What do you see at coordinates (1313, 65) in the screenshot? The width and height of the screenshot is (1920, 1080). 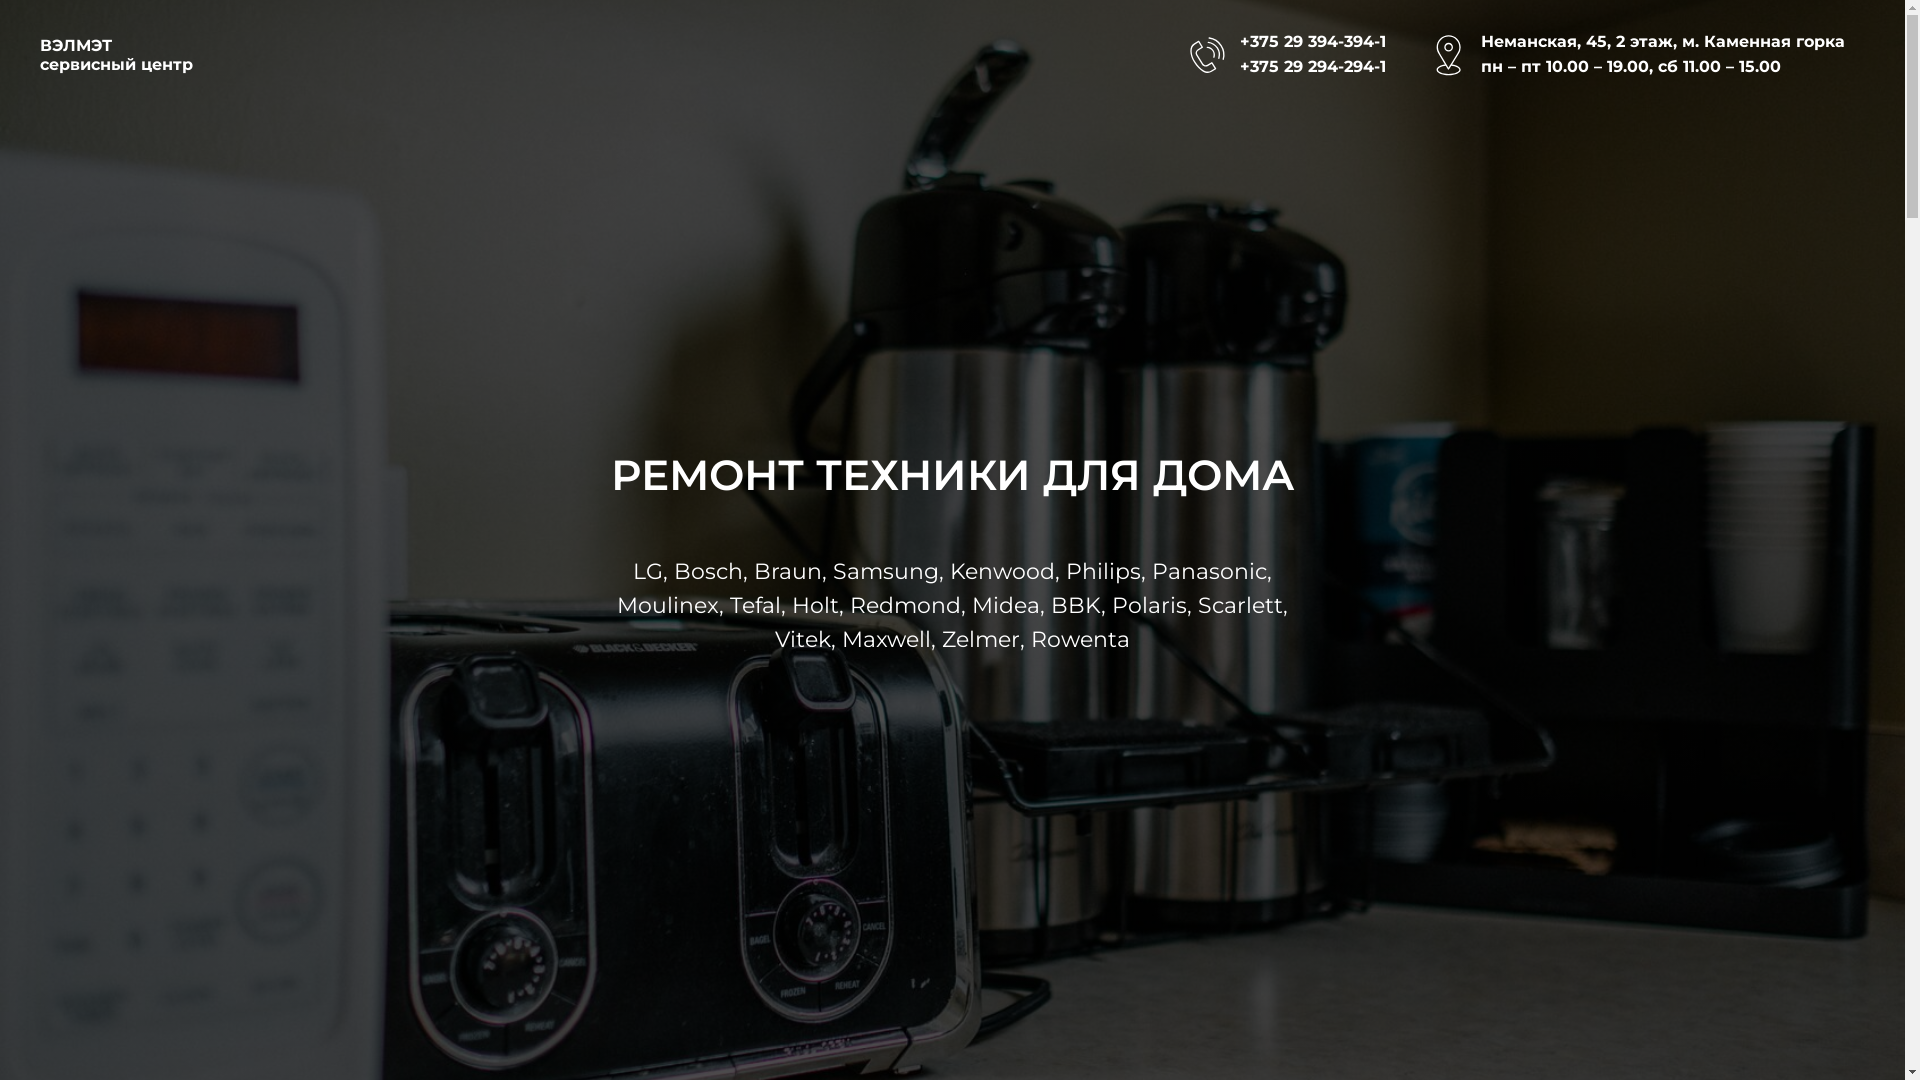 I see `'+375 29 294-294-1'` at bounding box center [1313, 65].